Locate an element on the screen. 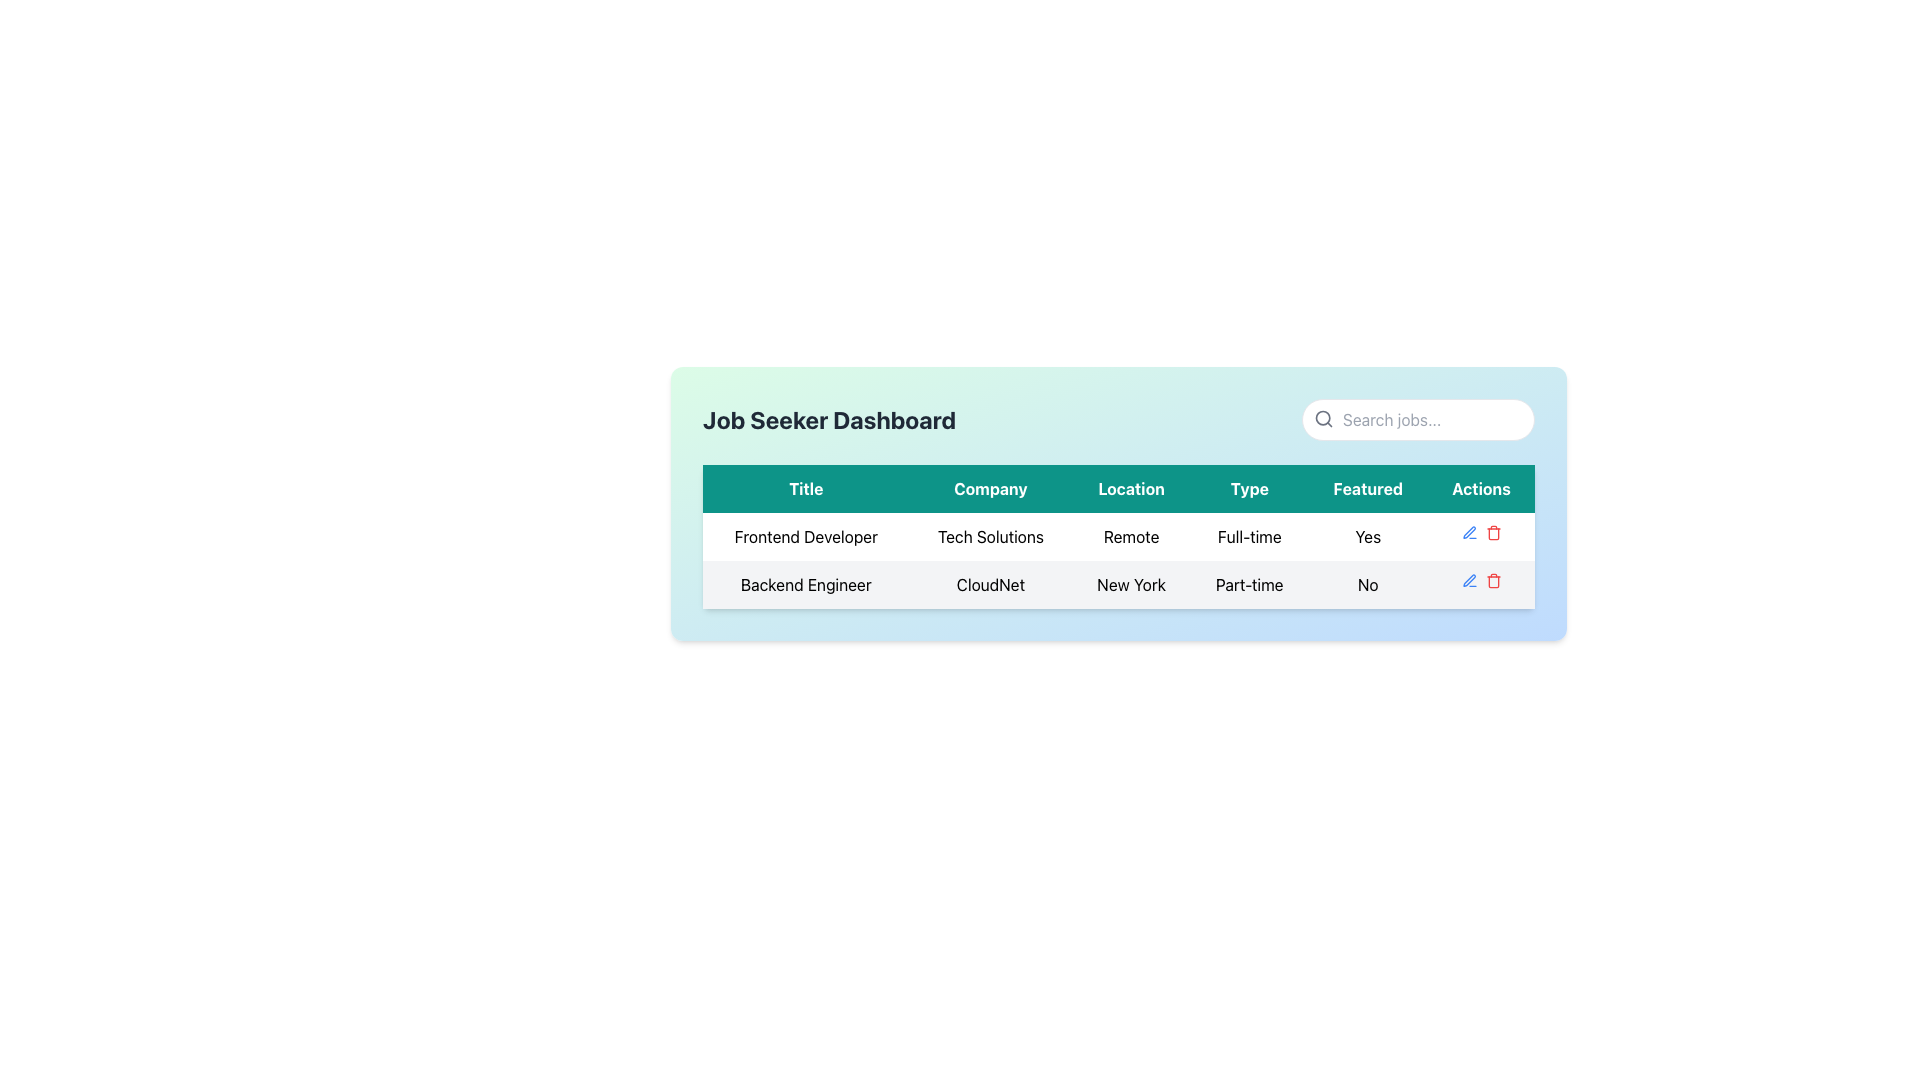 The width and height of the screenshot is (1920, 1080). the 'Featured' text label in the fifth column header of the table, which is centrally aligned in a green background and positioned between the 'Type' and 'Actions' columns is located at coordinates (1367, 489).